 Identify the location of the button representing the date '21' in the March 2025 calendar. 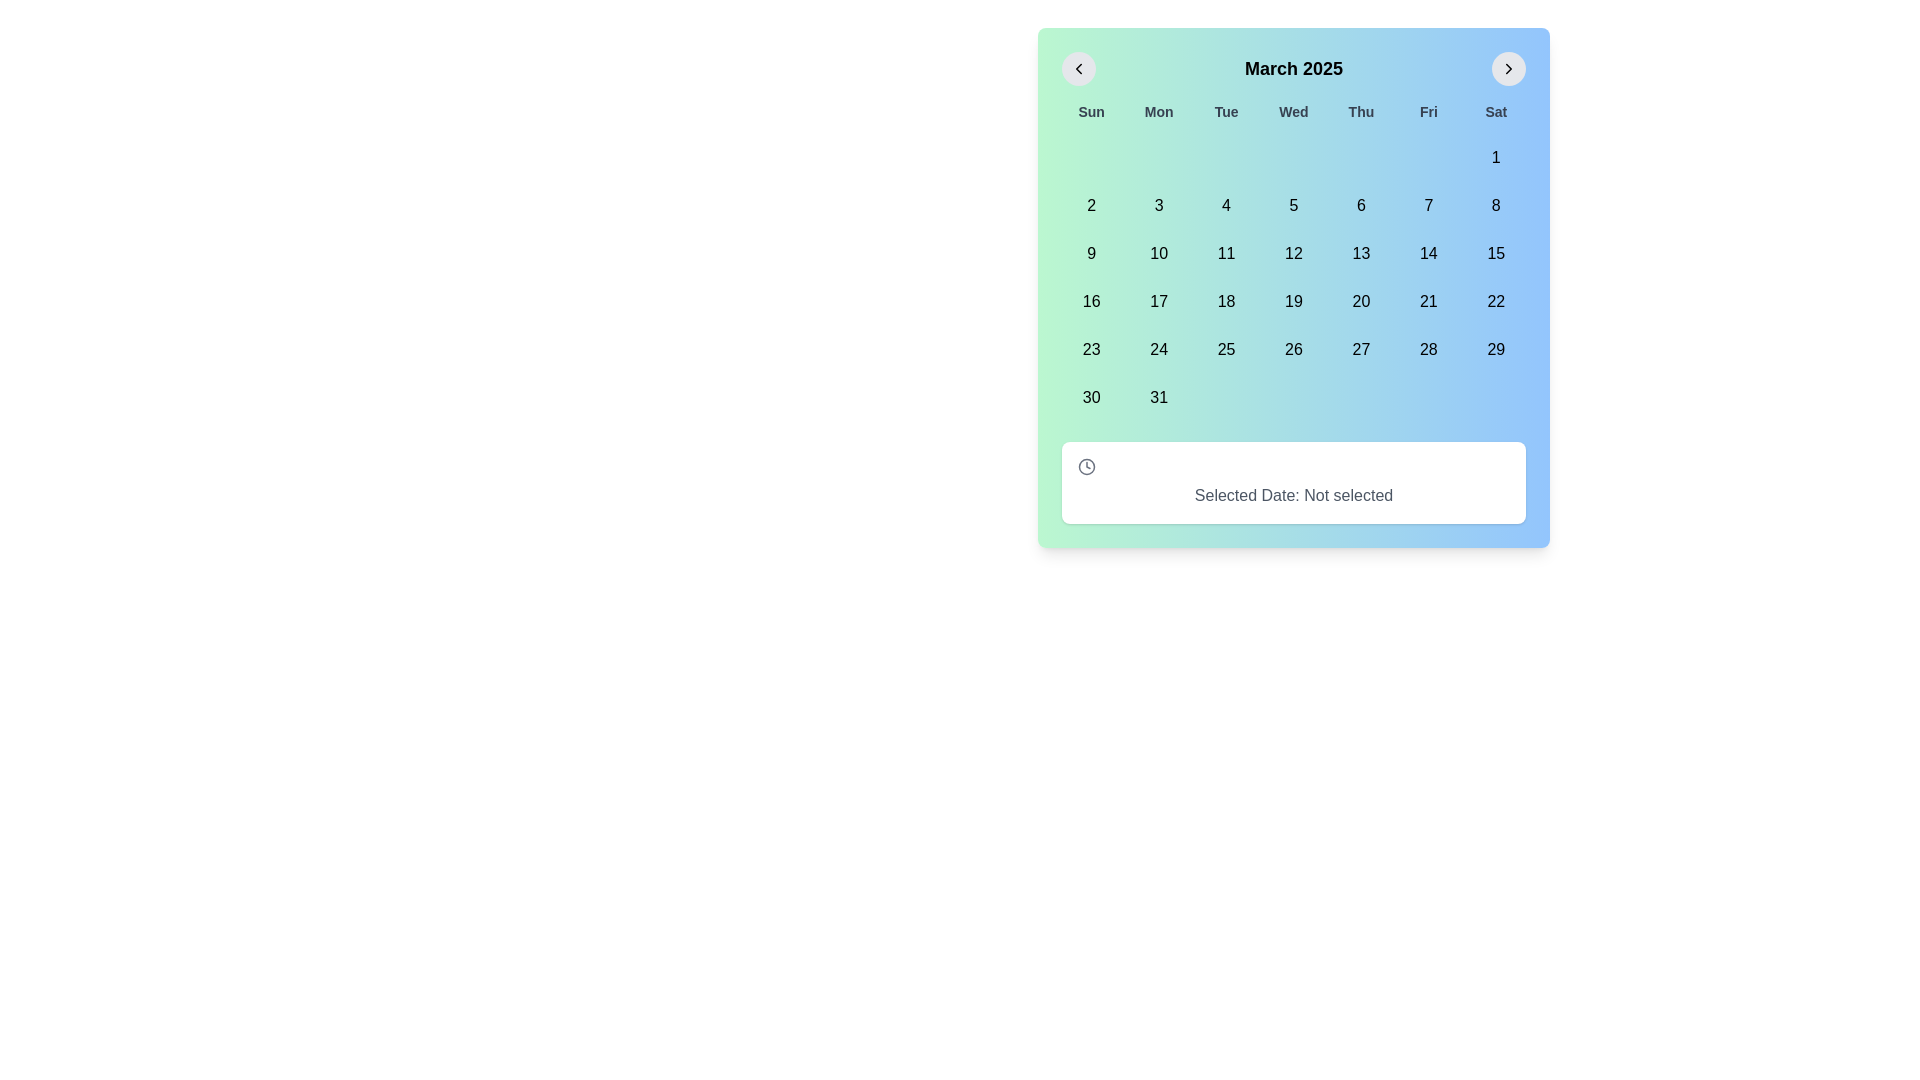
(1427, 301).